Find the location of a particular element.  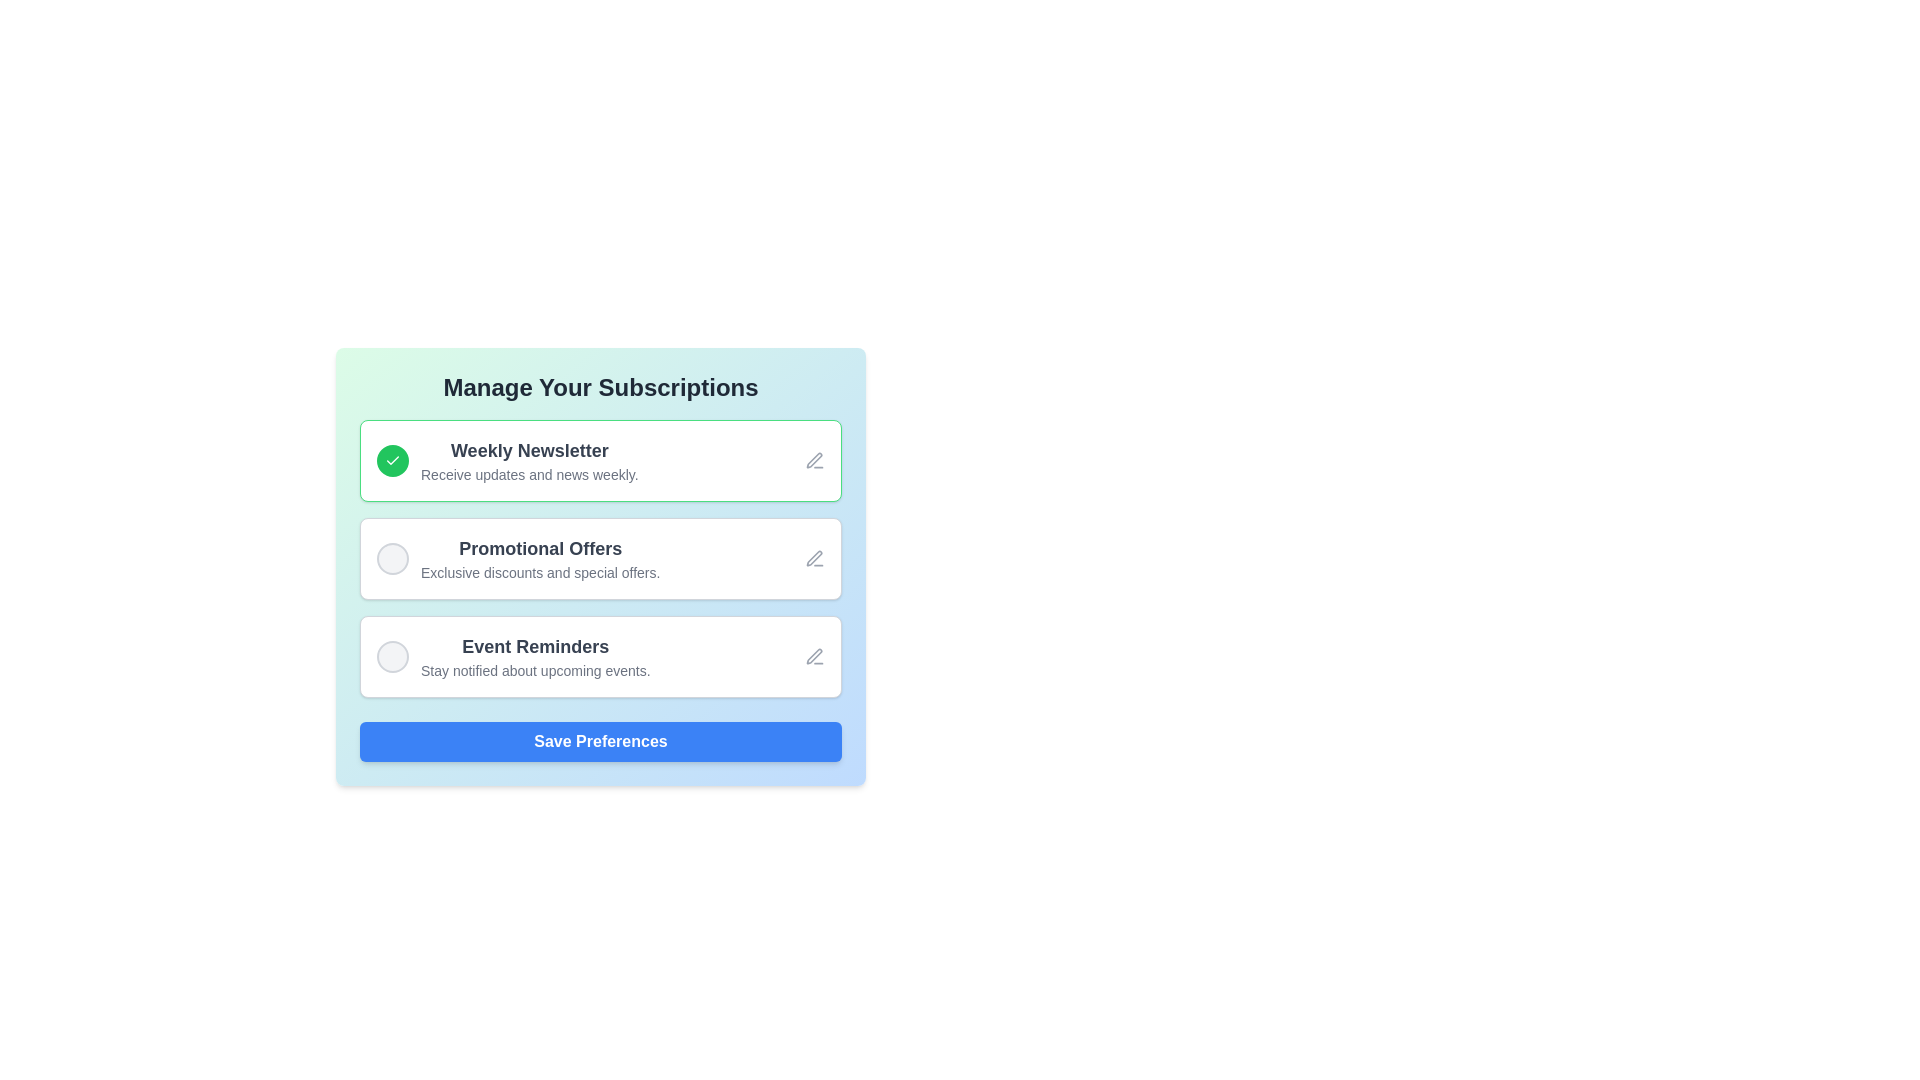

the associated icon of the second list item in the subscription options, which is related to promotional offers is located at coordinates (518, 559).